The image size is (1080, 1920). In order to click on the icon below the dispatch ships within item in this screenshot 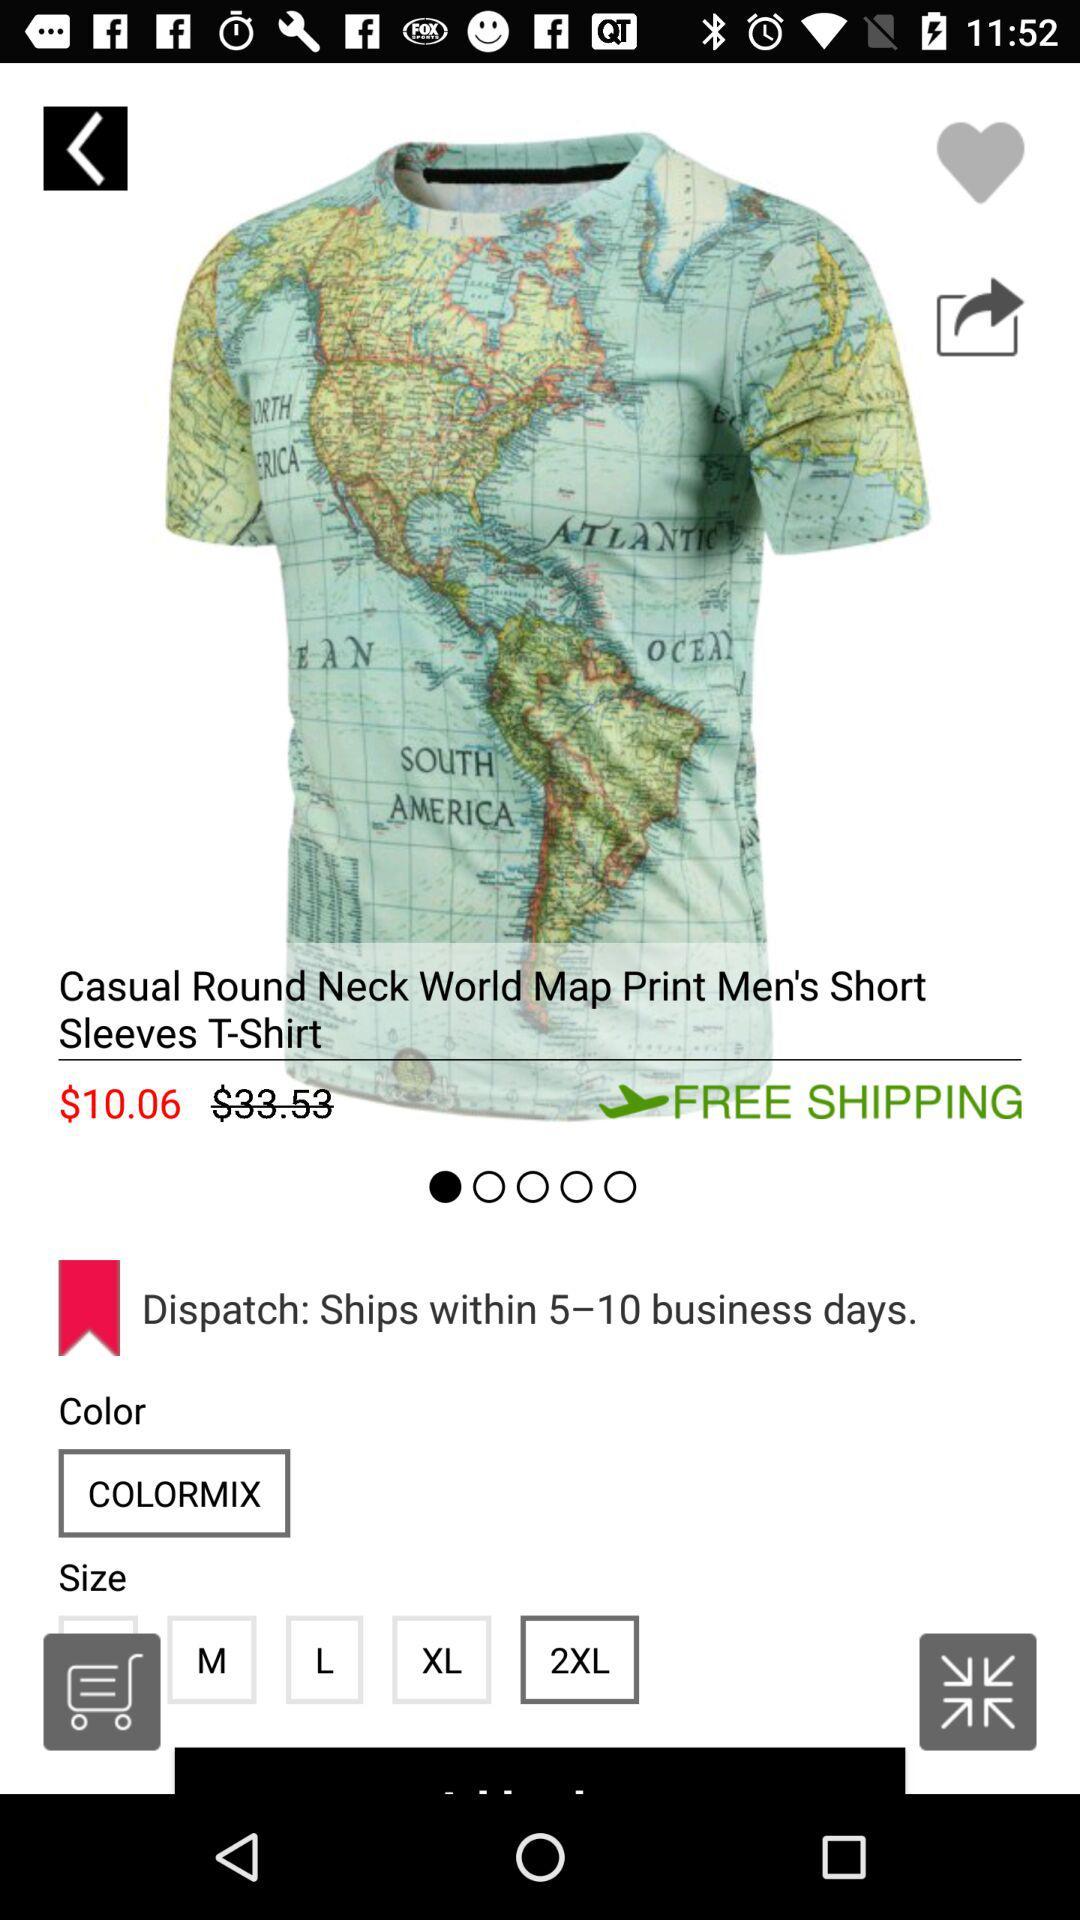, I will do `click(440, 1659)`.